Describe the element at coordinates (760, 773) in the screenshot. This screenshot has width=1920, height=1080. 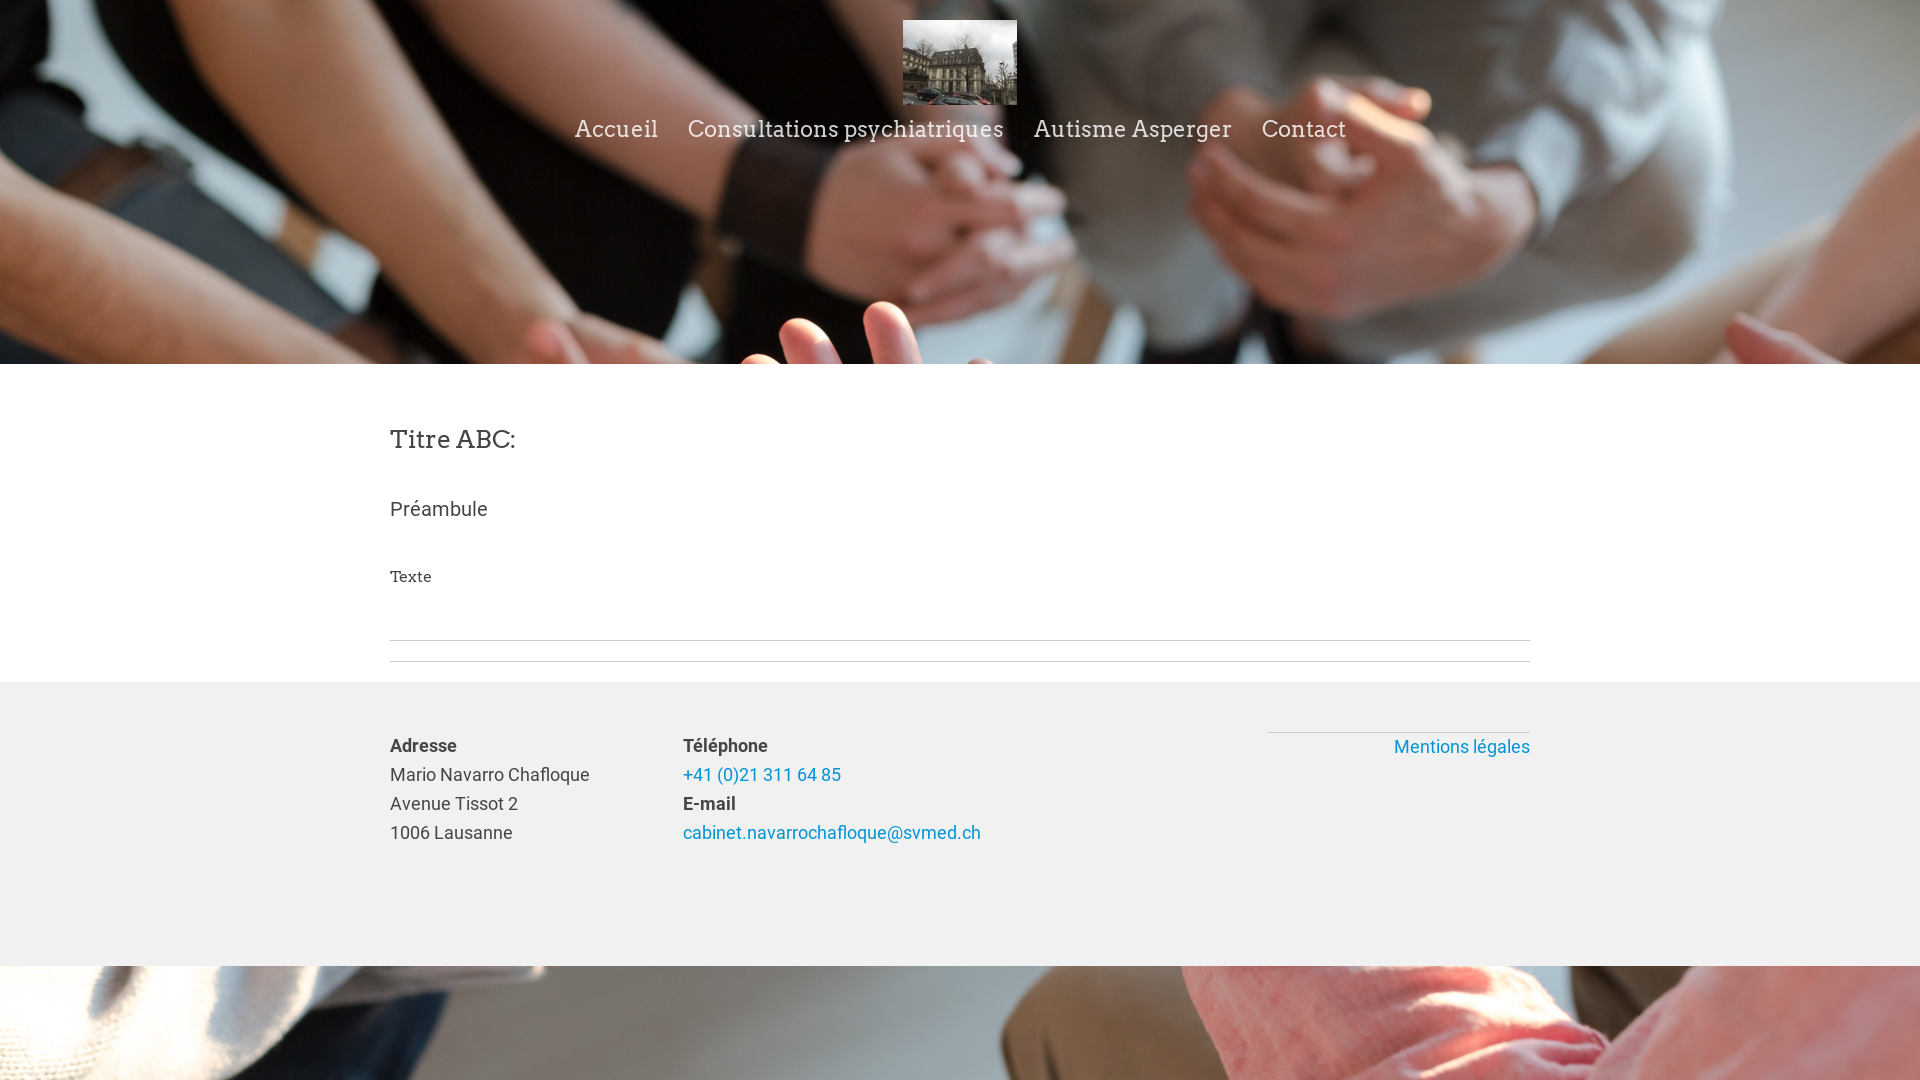
I see `'+41 (0)21 311 64 85'` at that location.